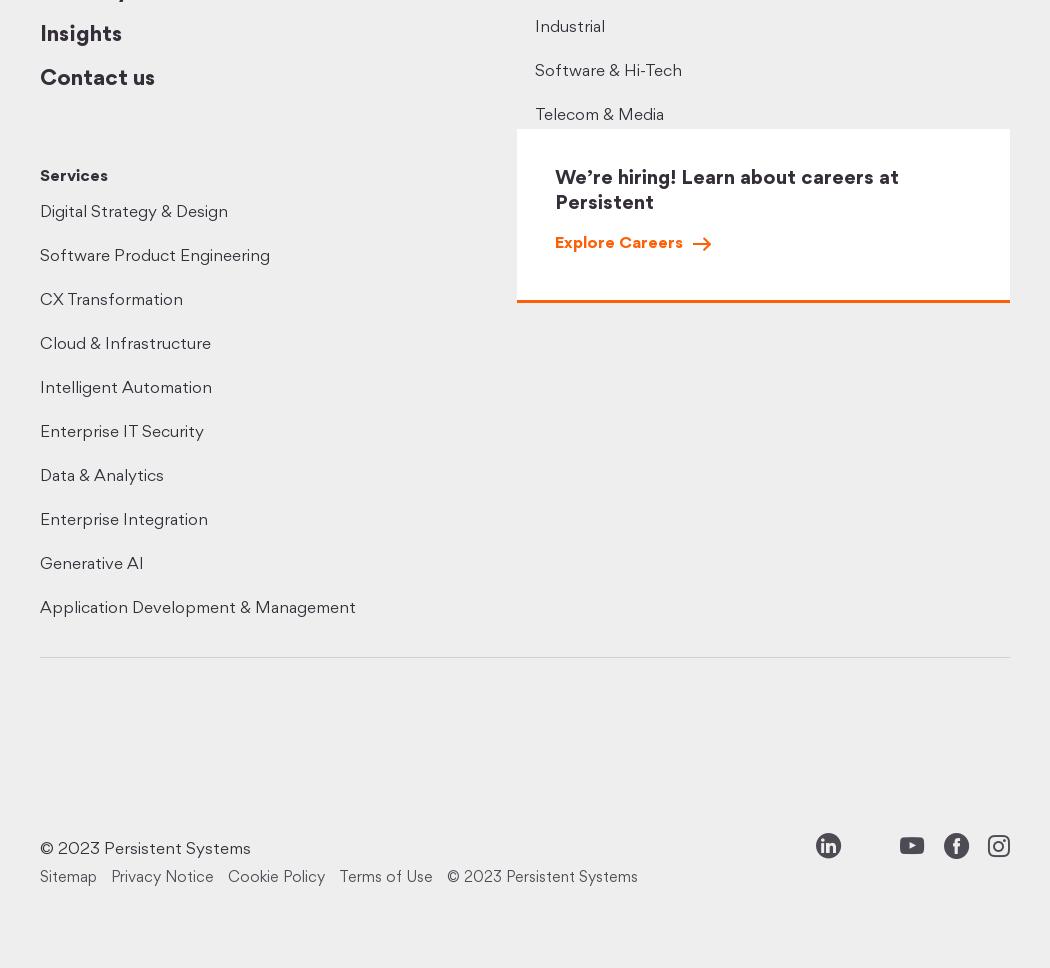 The width and height of the screenshot is (1050, 968). What do you see at coordinates (101, 476) in the screenshot?
I see `'Data & Analytics'` at bounding box center [101, 476].